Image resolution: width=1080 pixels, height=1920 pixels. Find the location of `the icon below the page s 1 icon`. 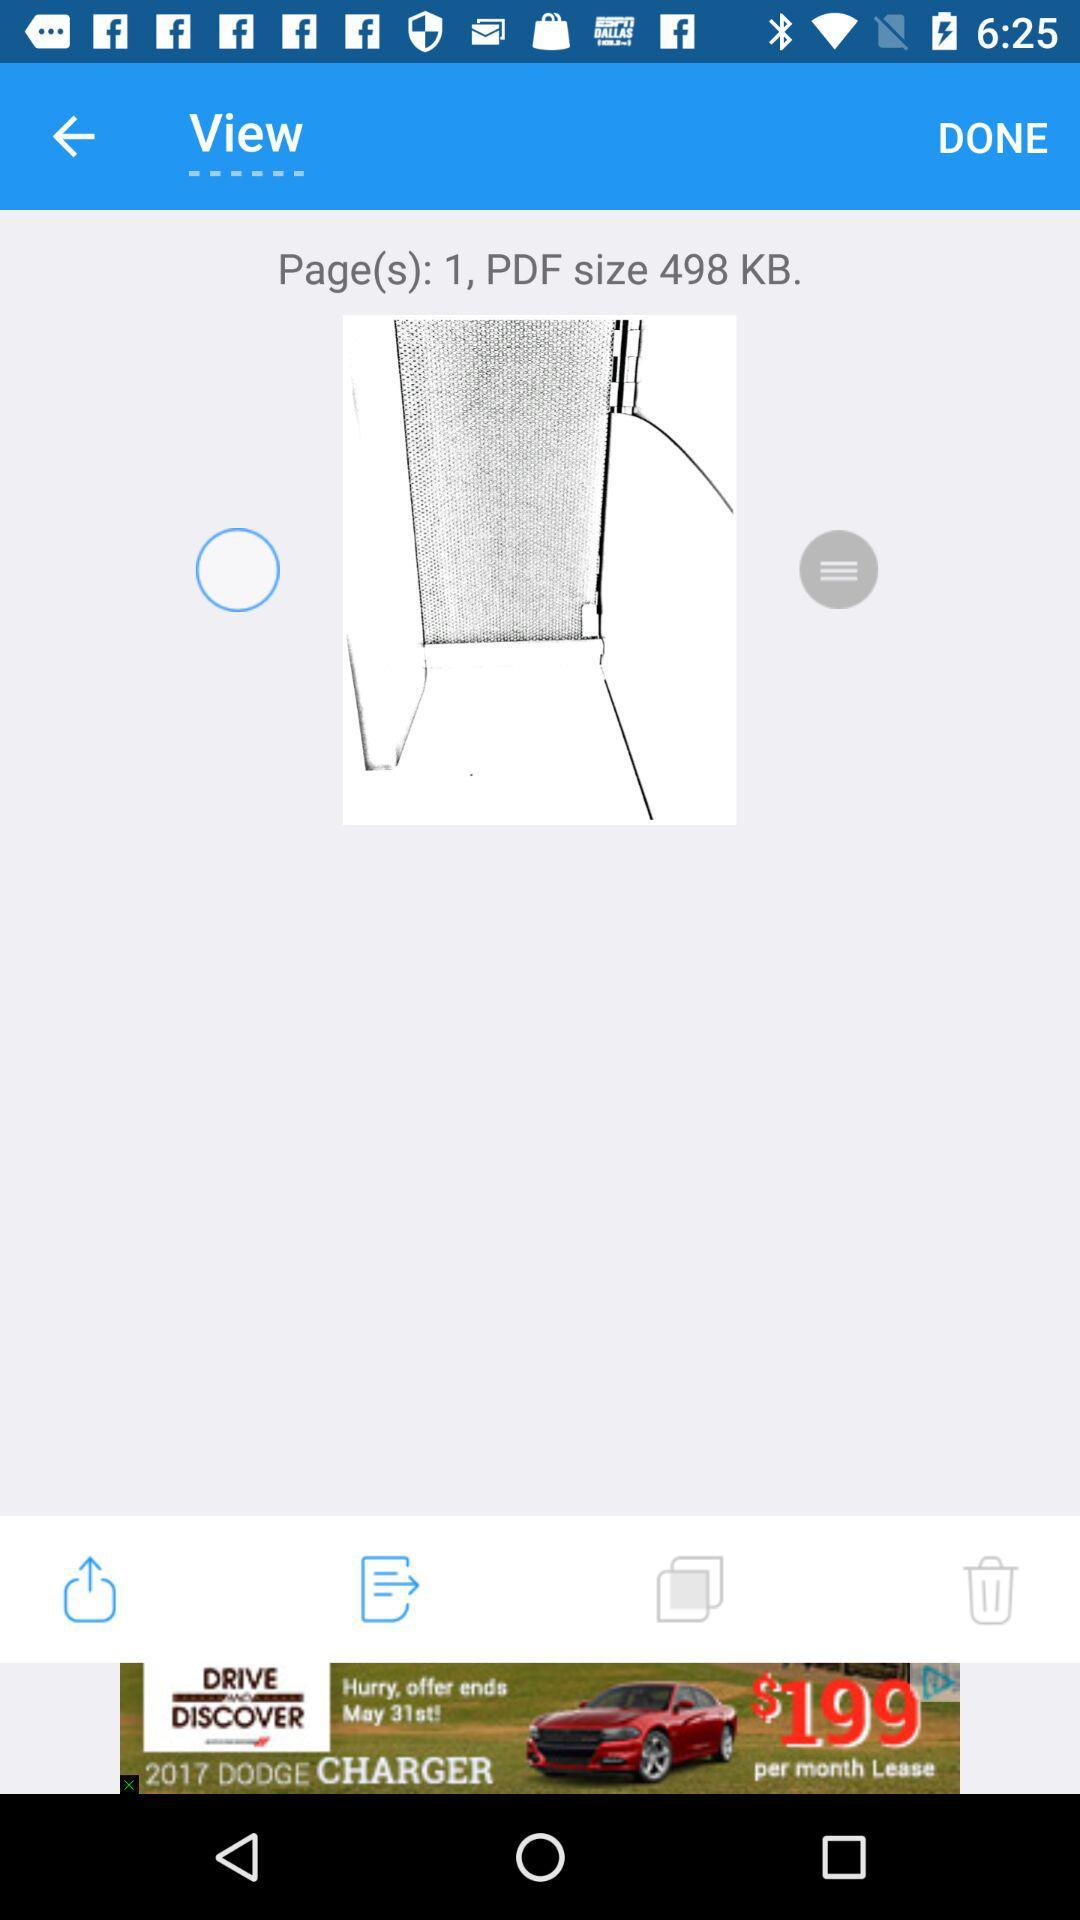

the icon below the page s 1 icon is located at coordinates (990, 1588).